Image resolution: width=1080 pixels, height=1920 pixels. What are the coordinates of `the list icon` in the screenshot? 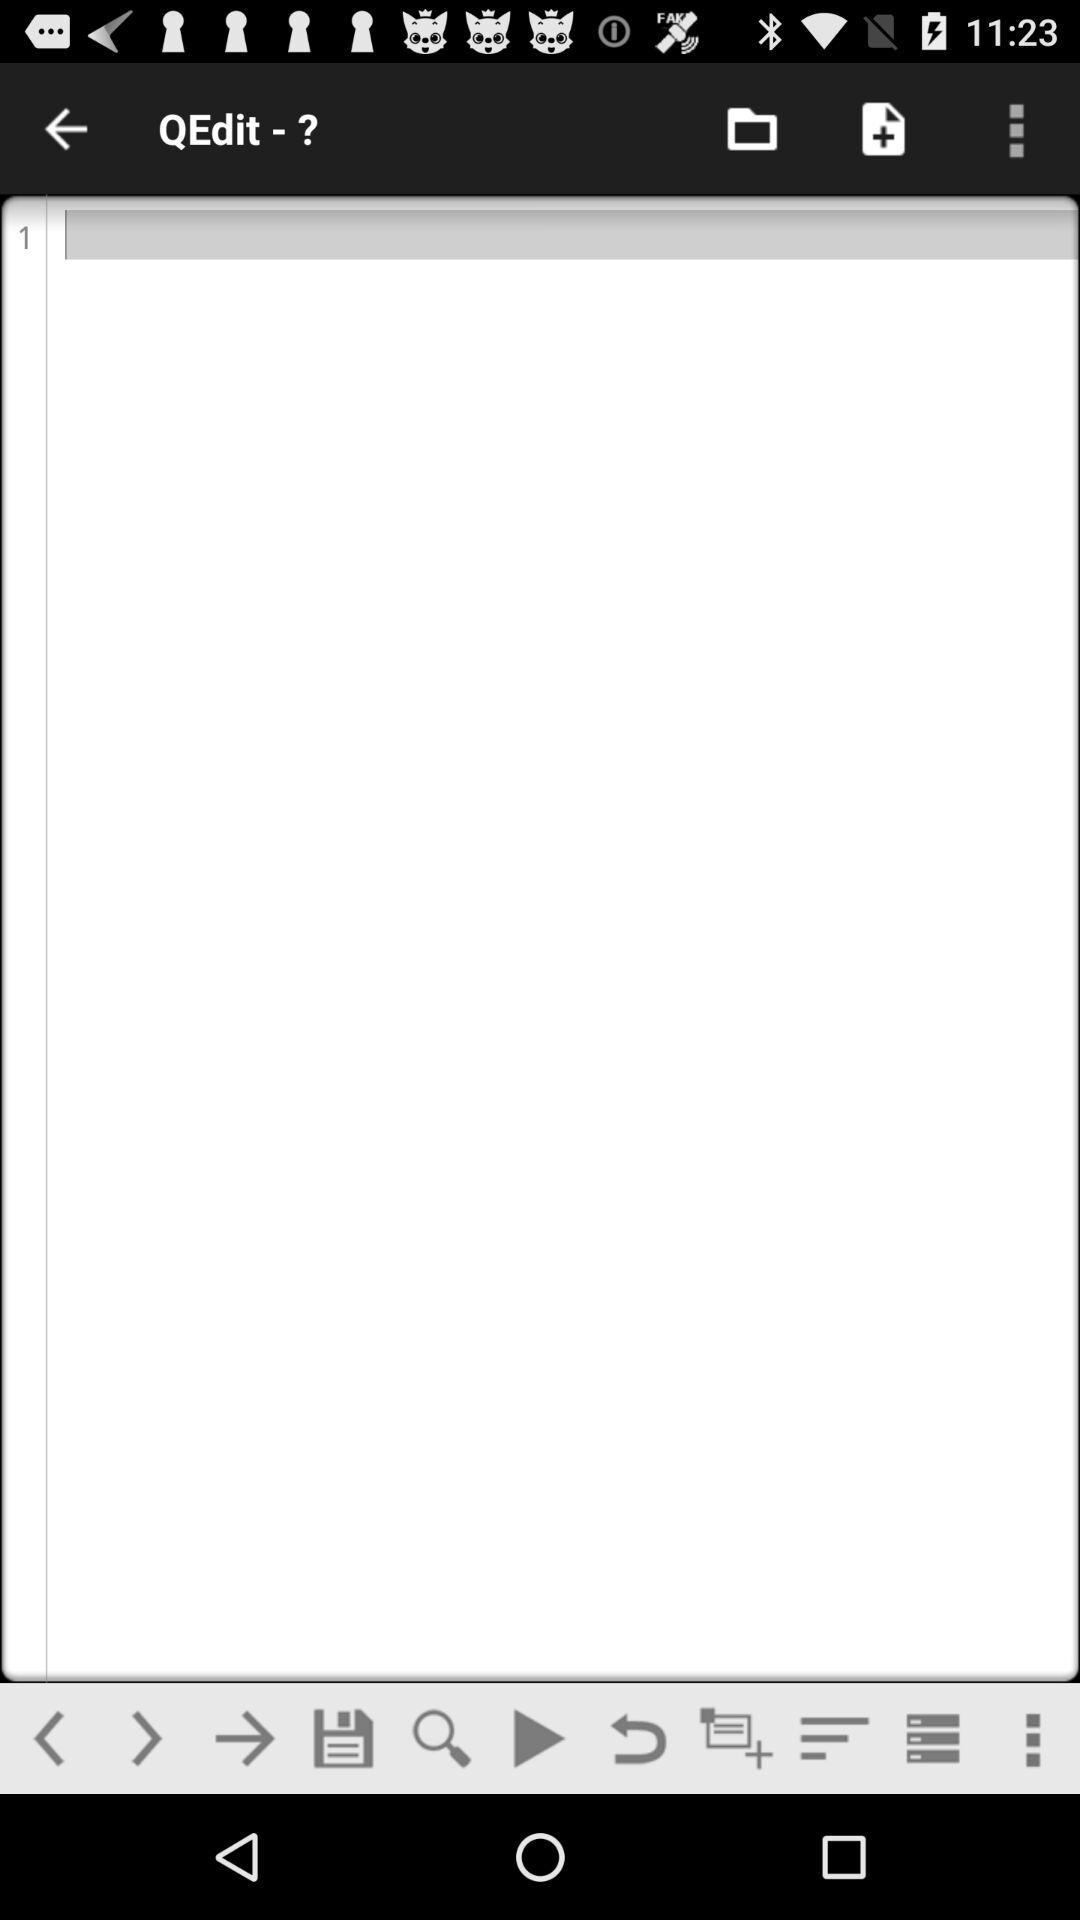 It's located at (932, 1859).